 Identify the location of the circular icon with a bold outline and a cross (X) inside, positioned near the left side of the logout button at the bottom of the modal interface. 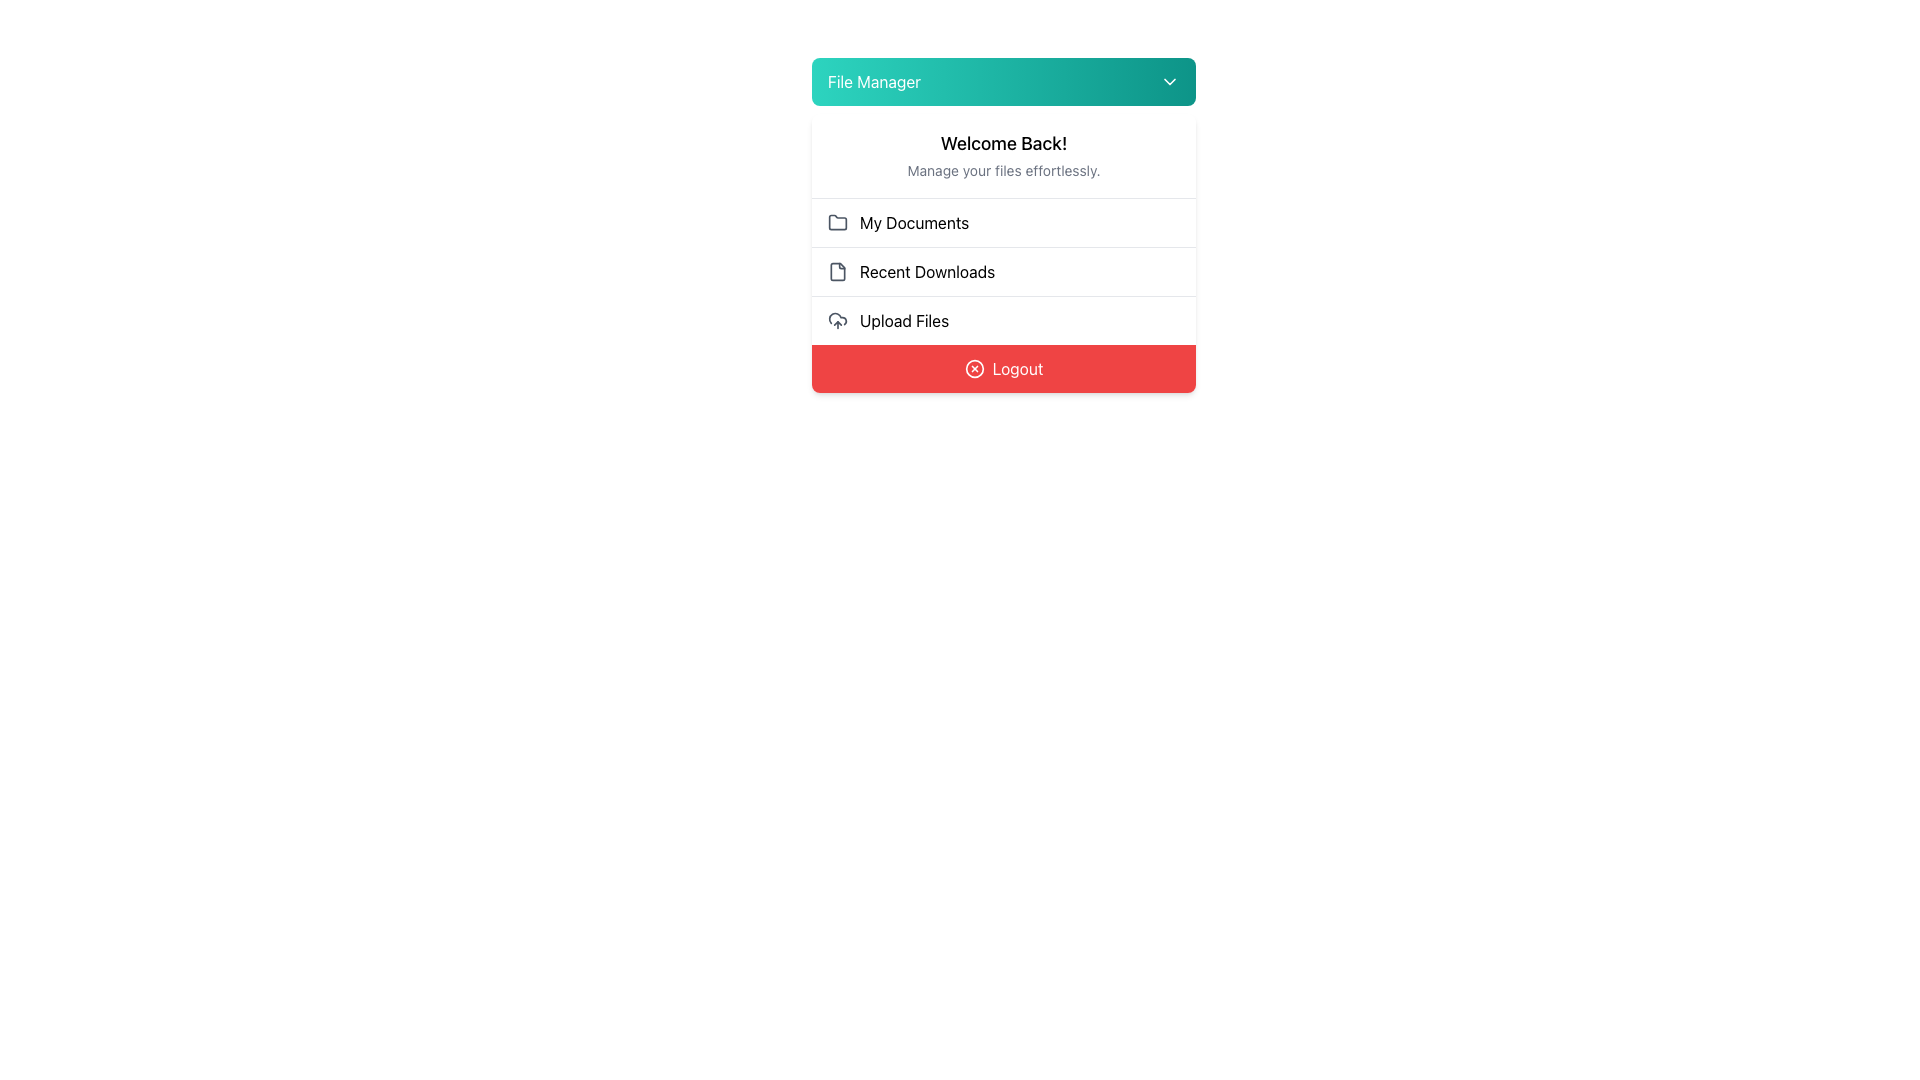
(974, 369).